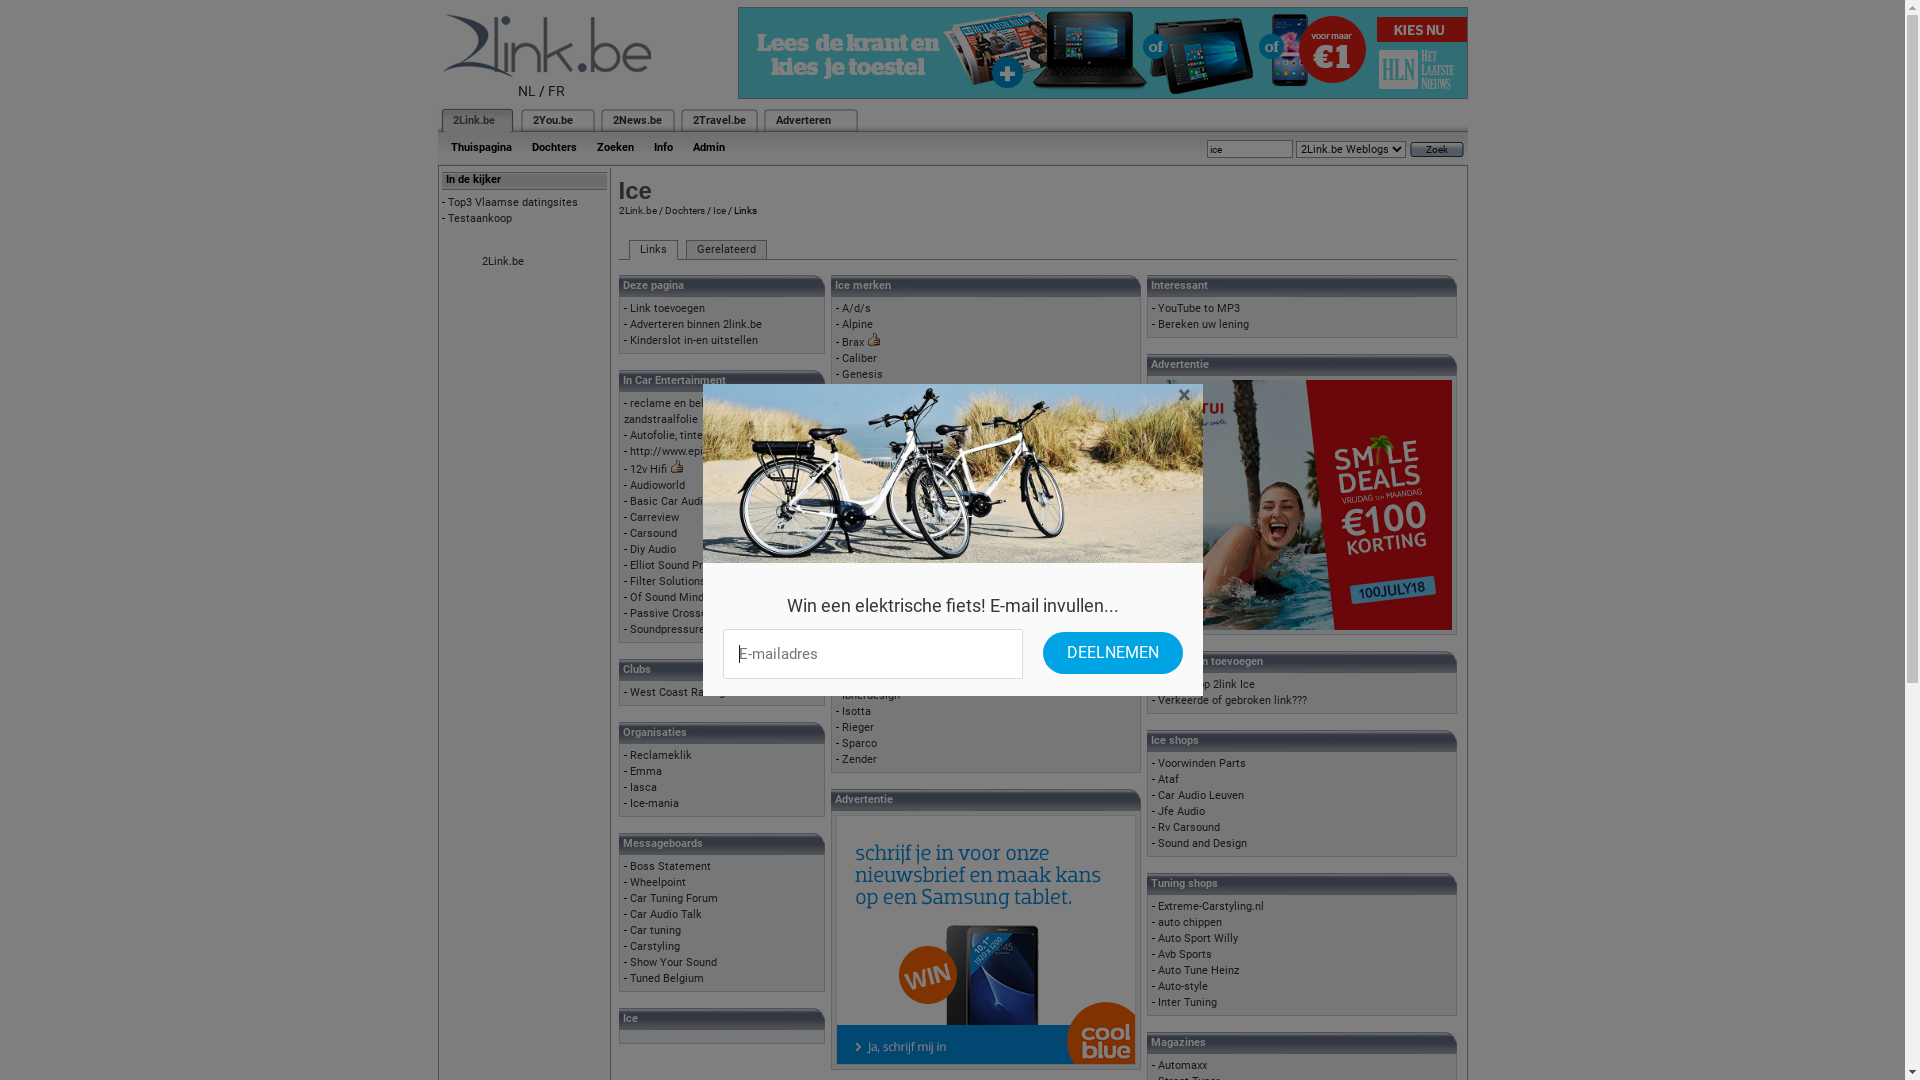  Describe the element at coordinates (856, 308) in the screenshot. I see `'A/d/s'` at that location.